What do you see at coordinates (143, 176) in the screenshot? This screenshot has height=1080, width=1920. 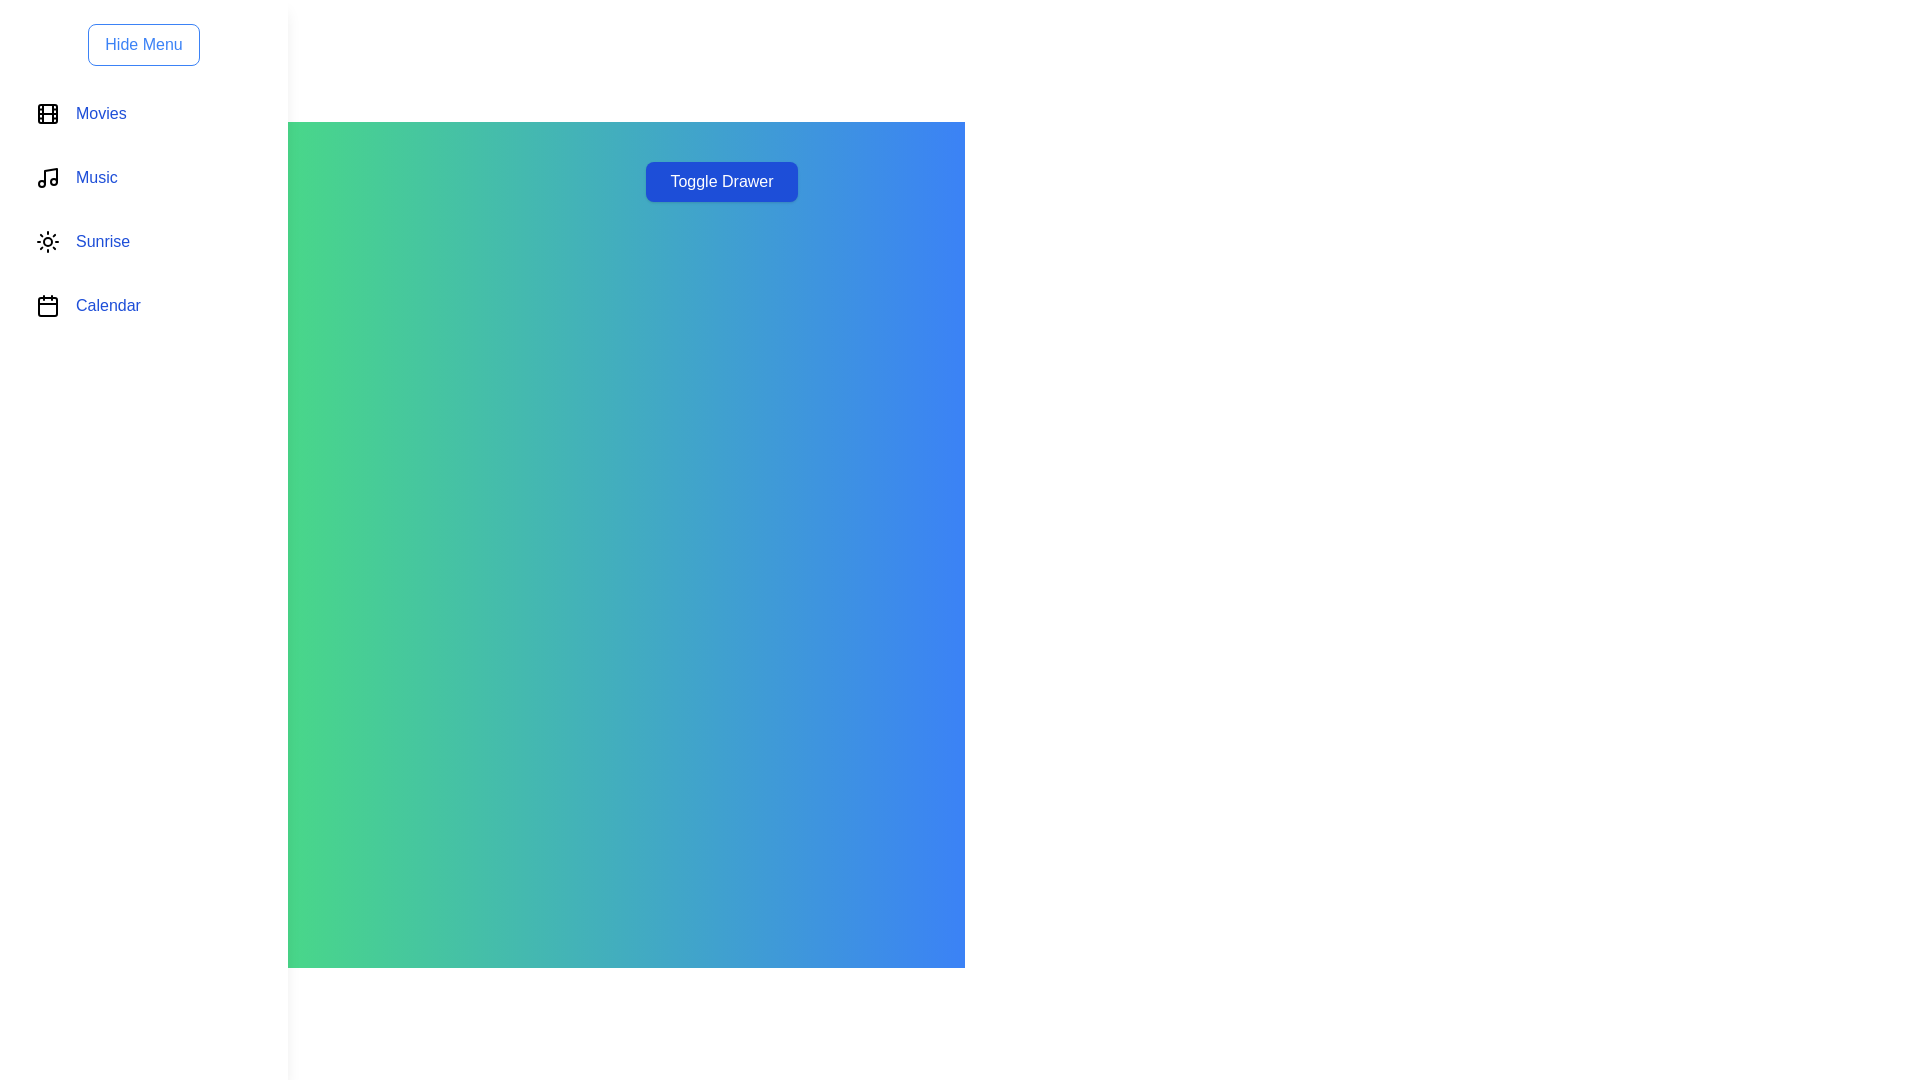 I see `the menu item labeled Music to observe its hover effect` at bounding box center [143, 176].